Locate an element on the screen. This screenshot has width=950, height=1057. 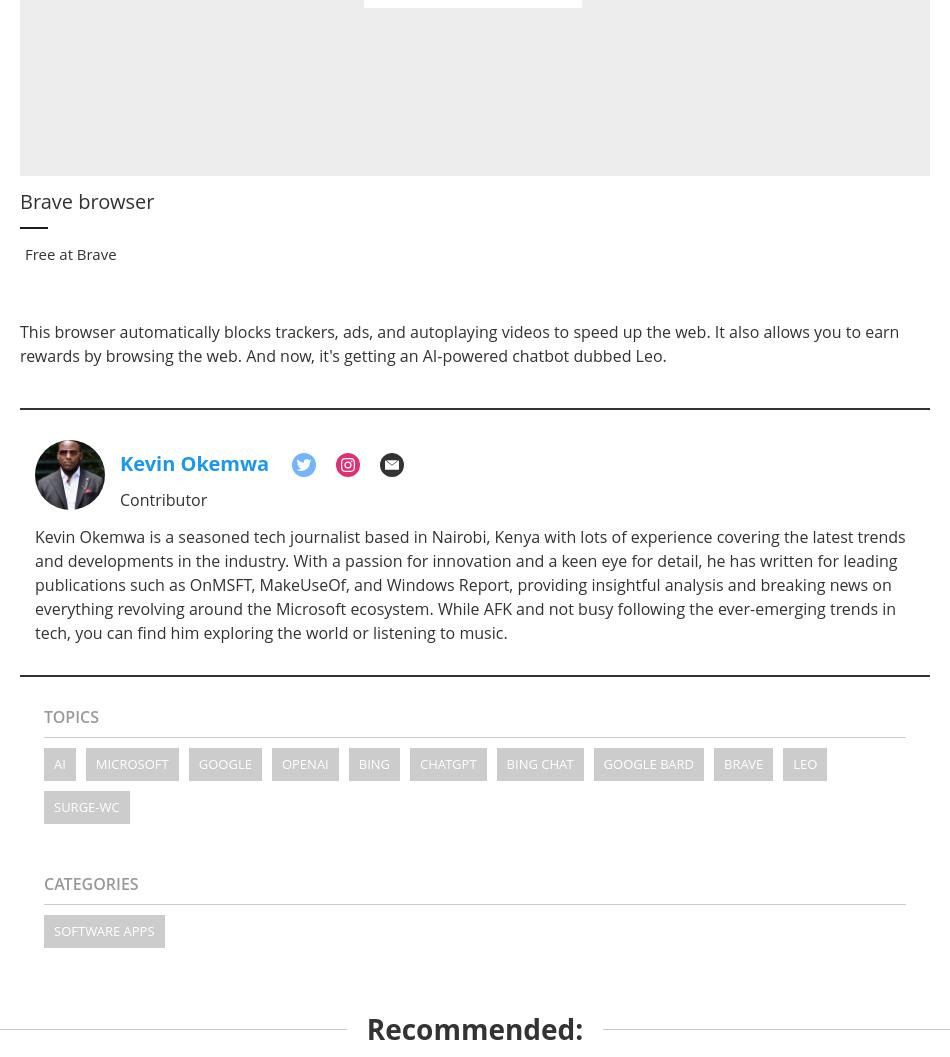
'ChatGPT' is located at coordinates (447, 763).